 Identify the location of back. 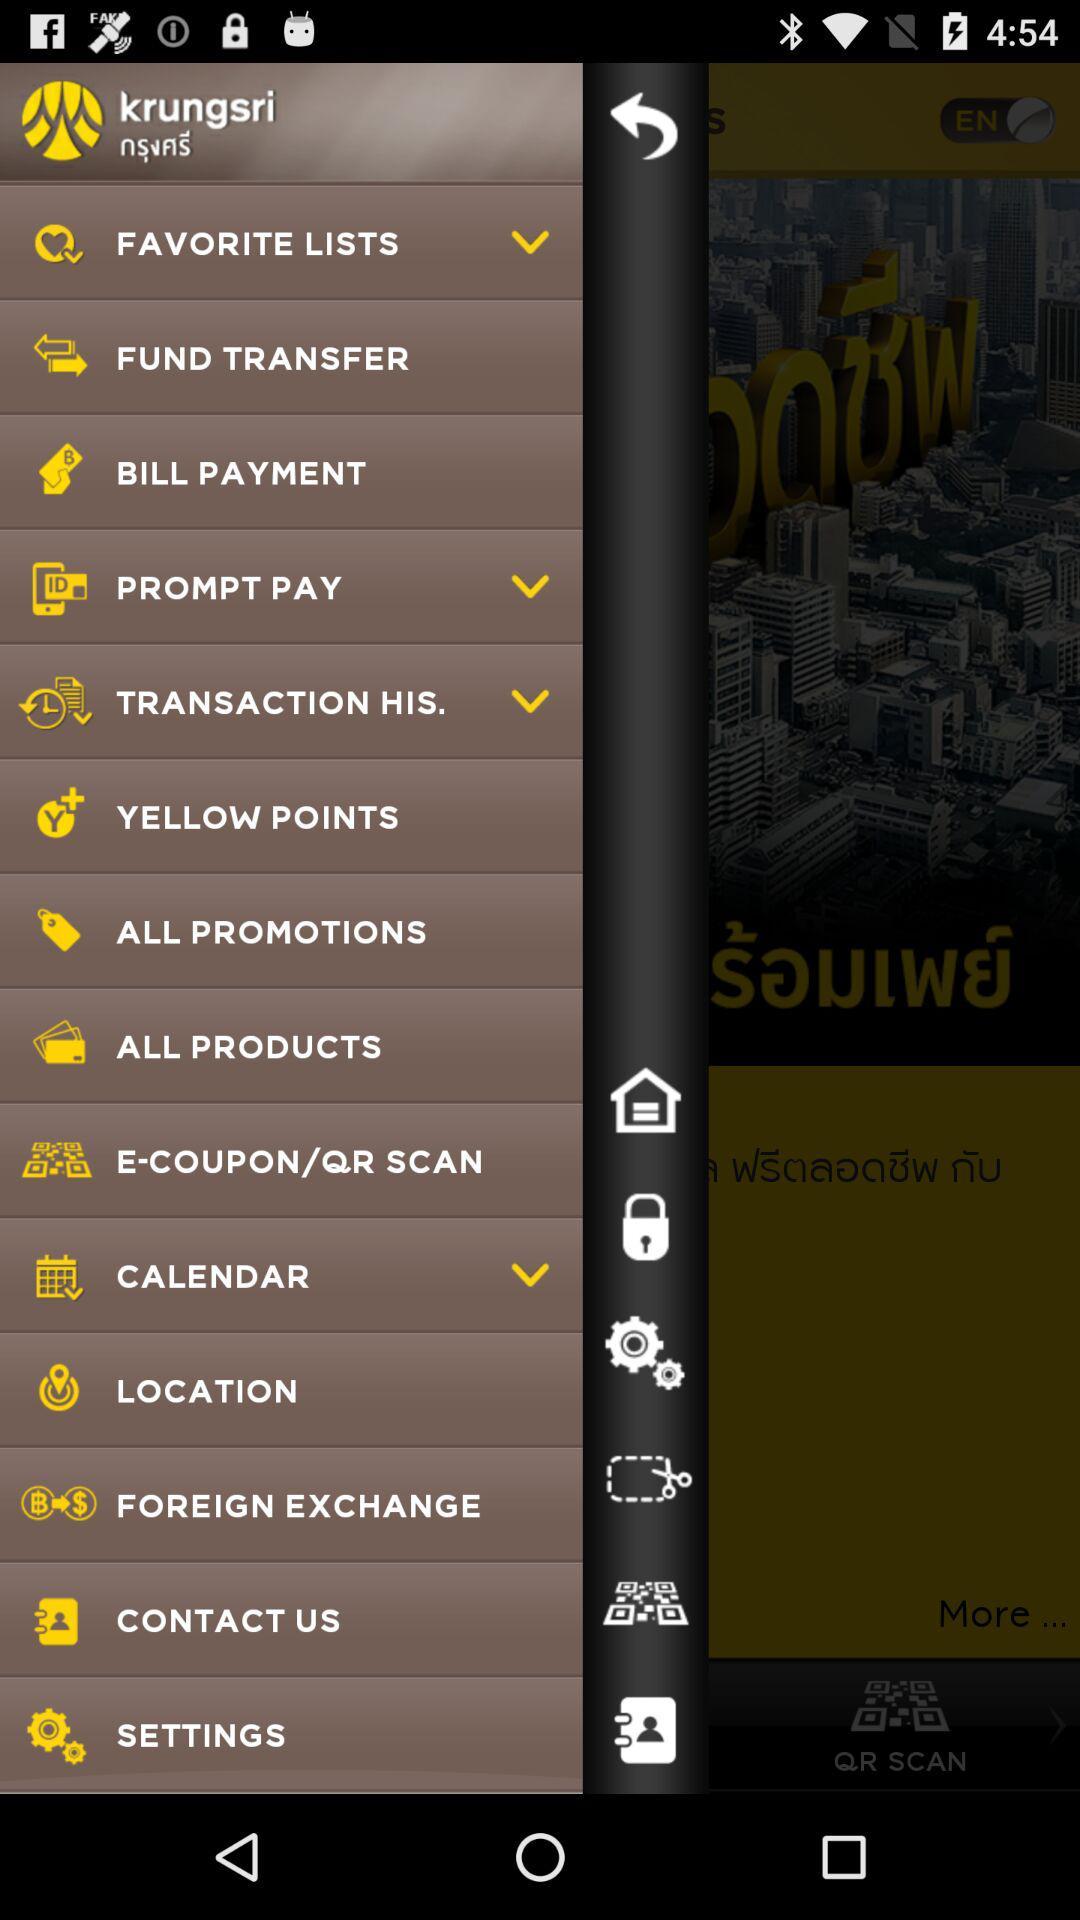
(645, 124).